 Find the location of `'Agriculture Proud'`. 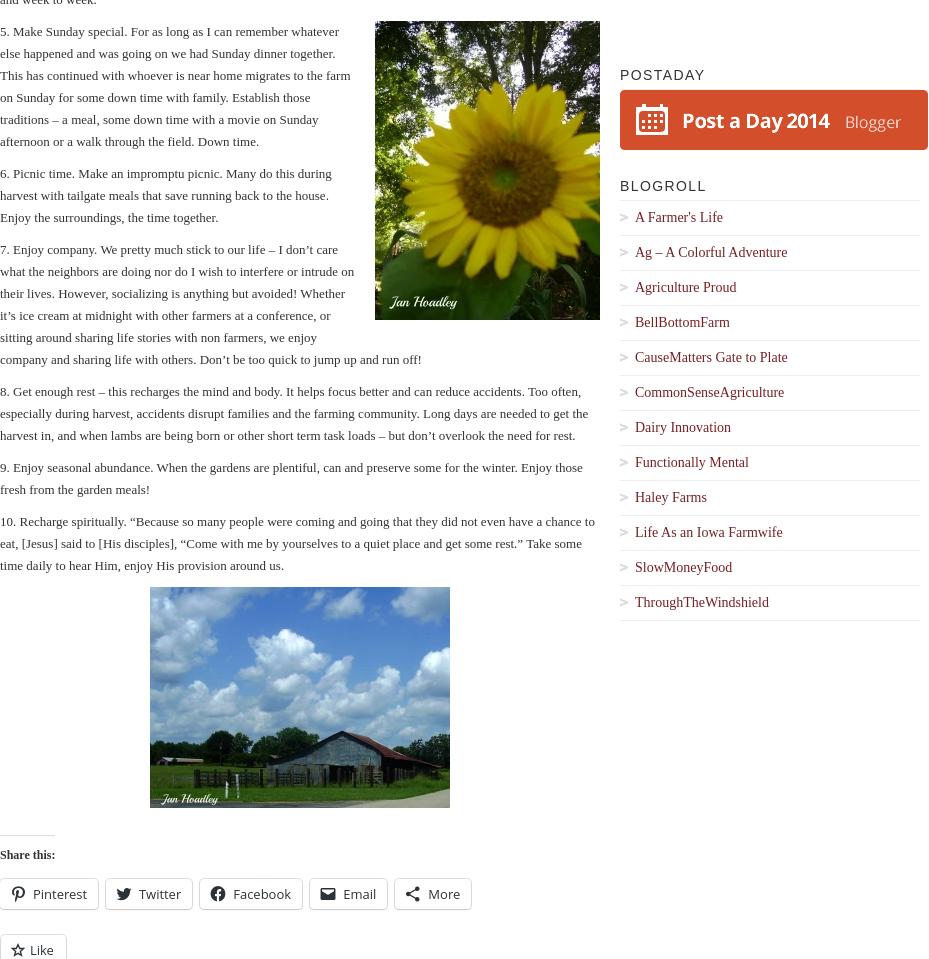

'Agriculture Proud' is located at coordinates (685, 286).